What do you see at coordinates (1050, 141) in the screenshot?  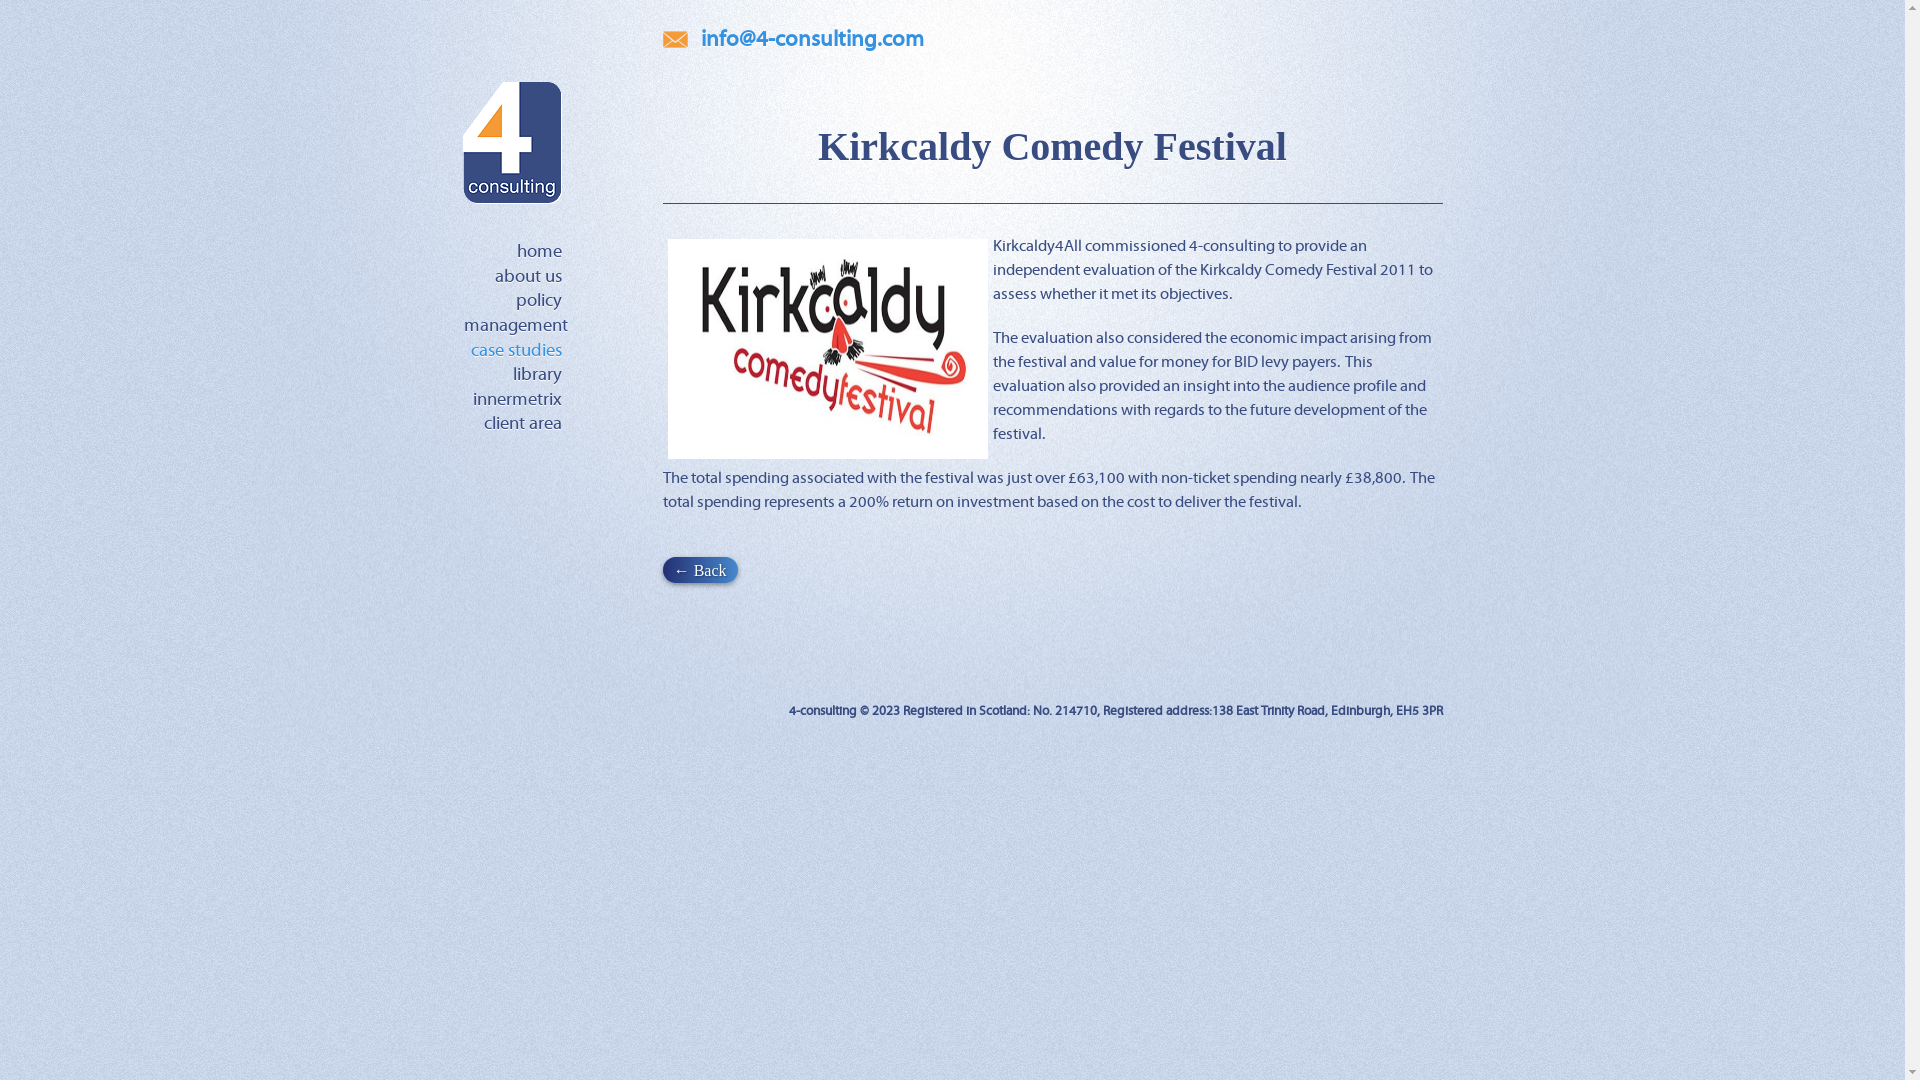 I see `'Kirkcaldy Comedy Festival'` at bounding box center [1050, 141].